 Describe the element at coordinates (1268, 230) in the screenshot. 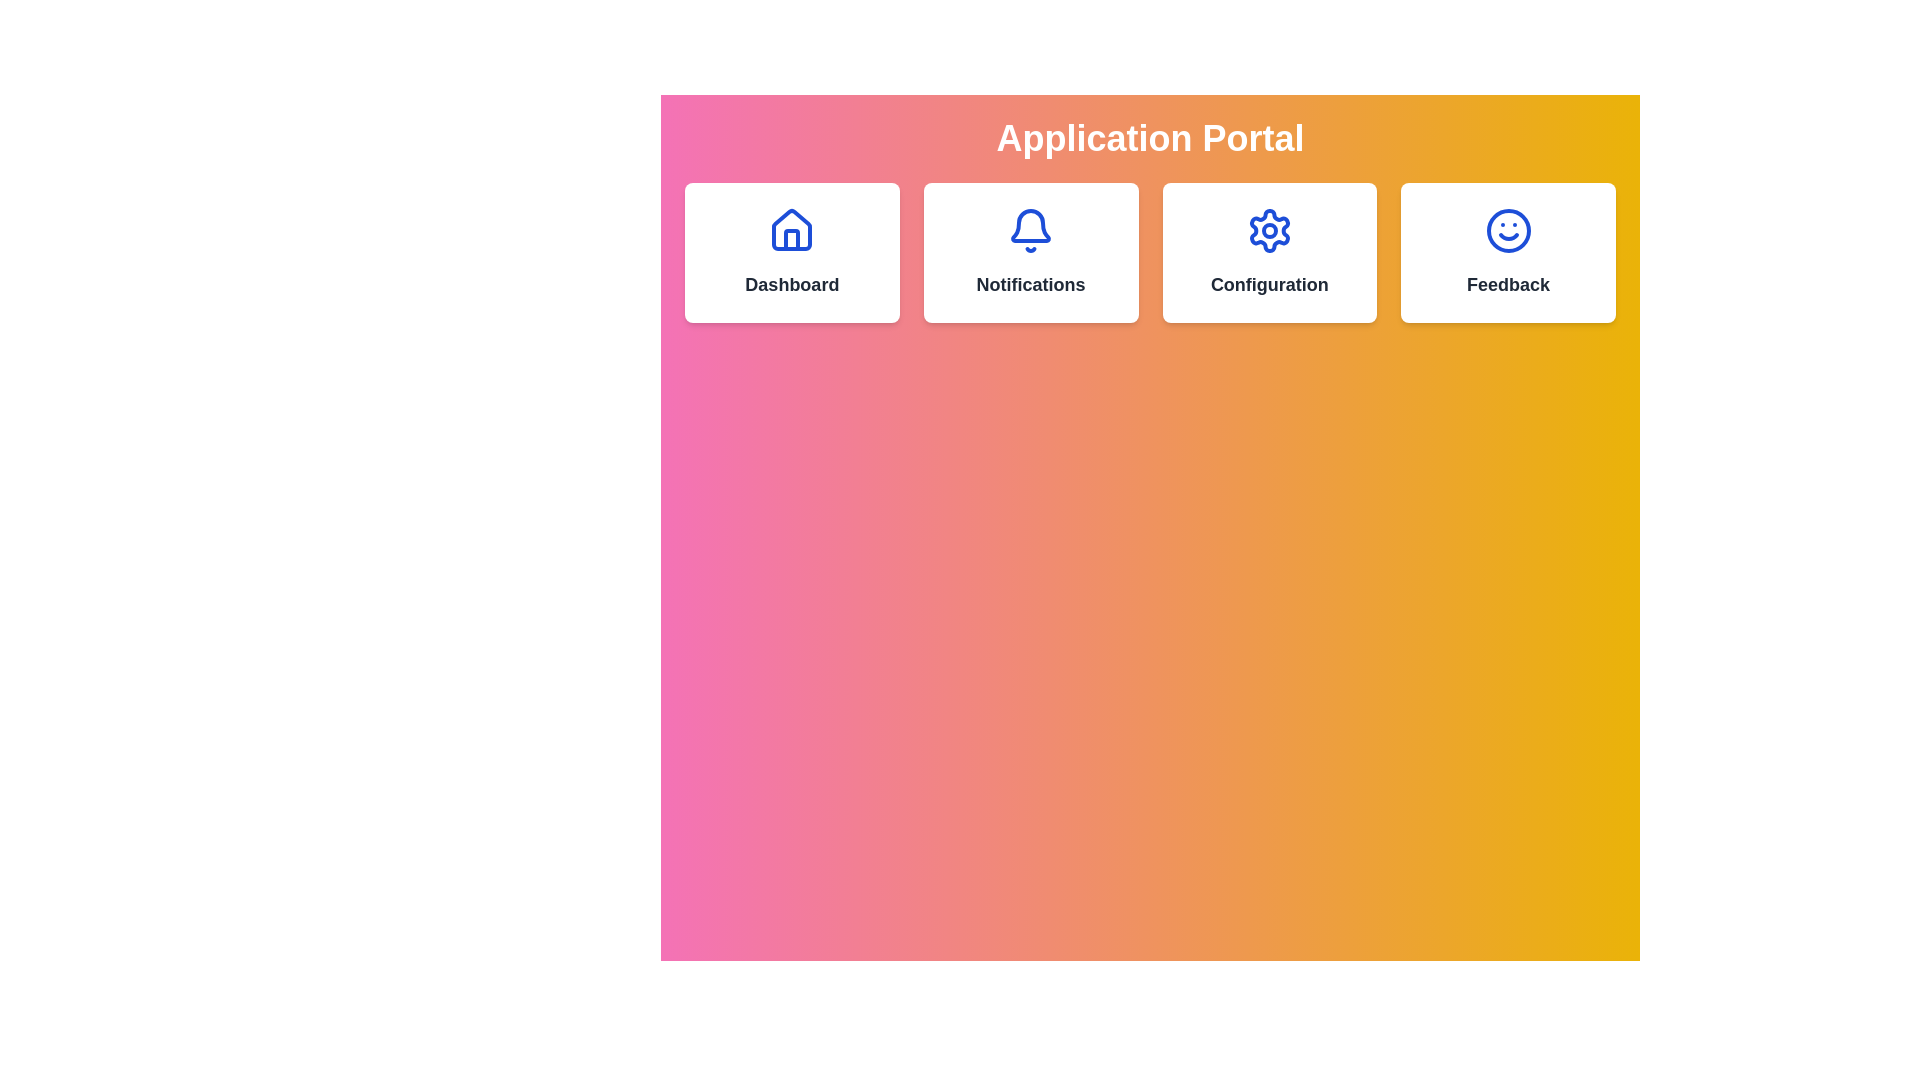

I see `the main gear shape of the 'Configuration' button icon, which is located in the third position from the left in a row of four buttons, just below the 'Application Portal' heading` at that location.